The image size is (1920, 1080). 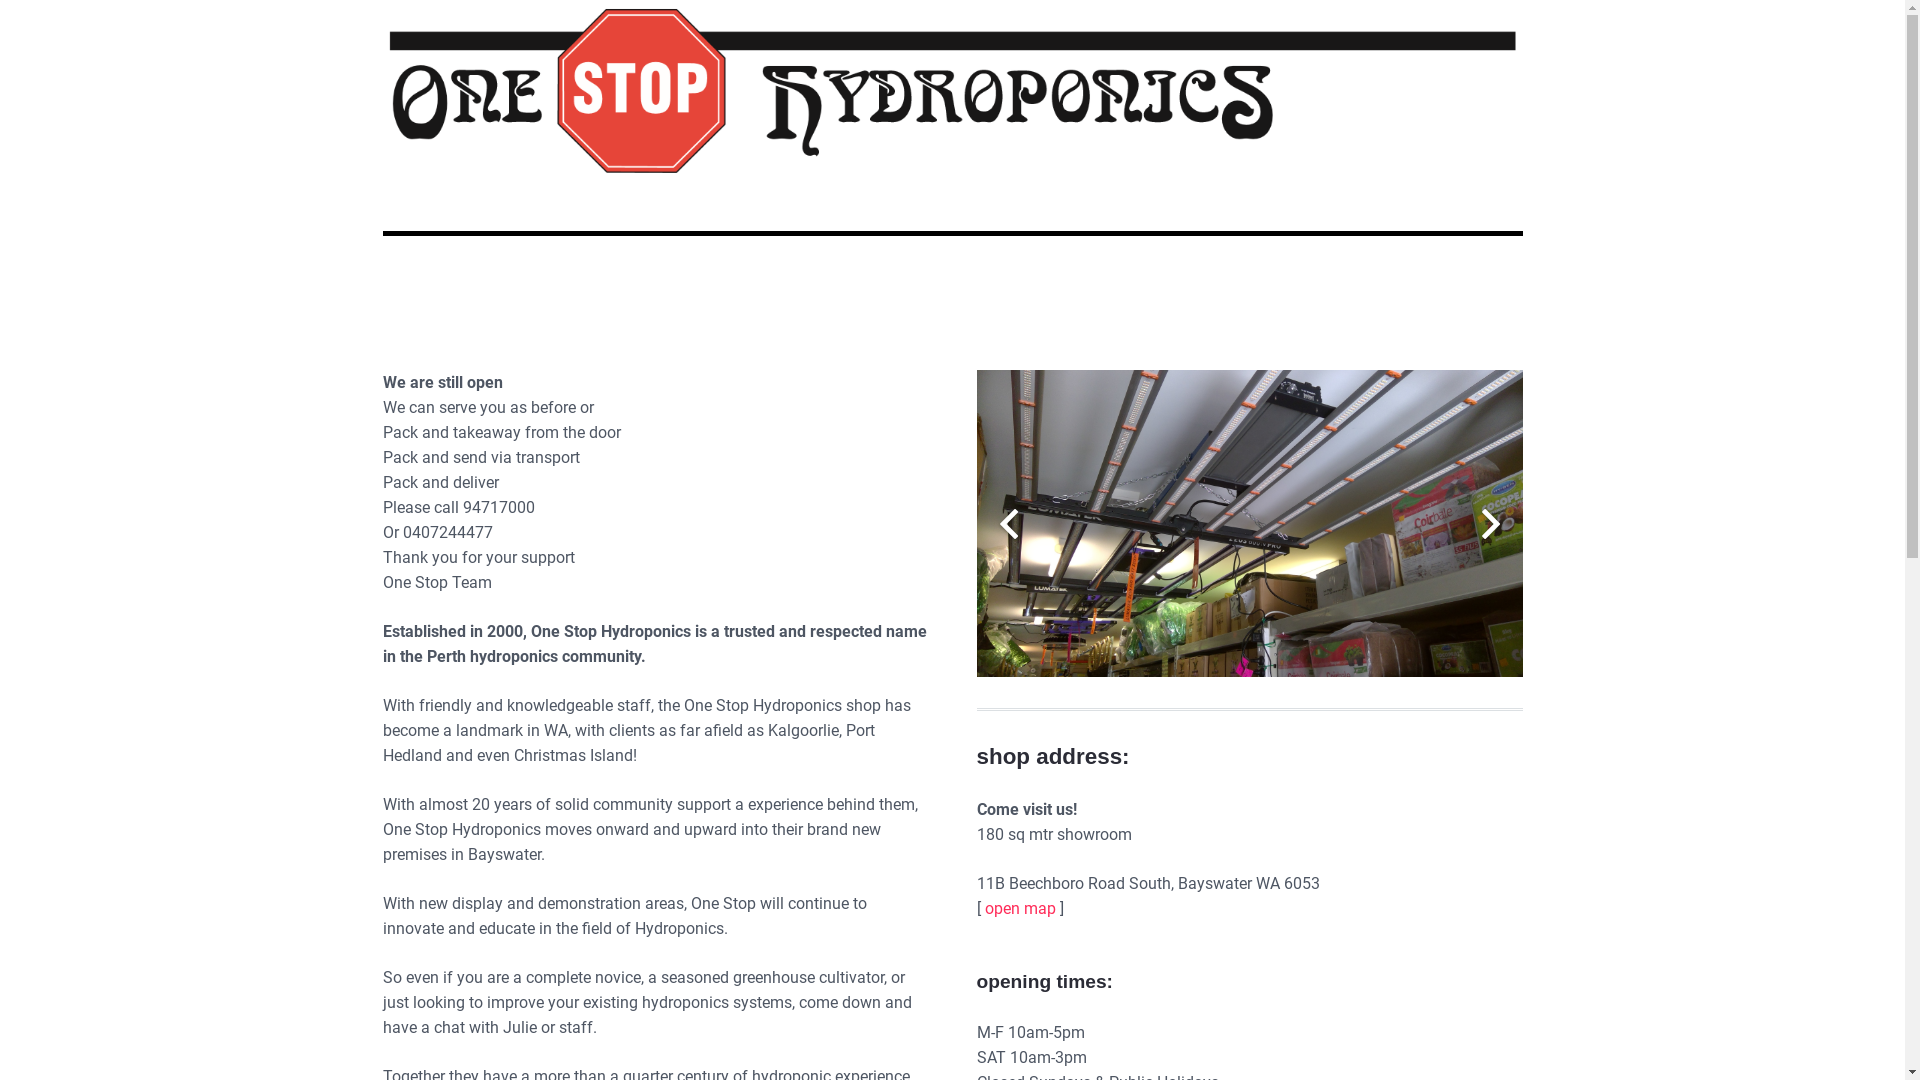 What do you see at coordinates (1019, 908) in the screenshot?
I see `'open map'` at bounding box center [1019, 908].